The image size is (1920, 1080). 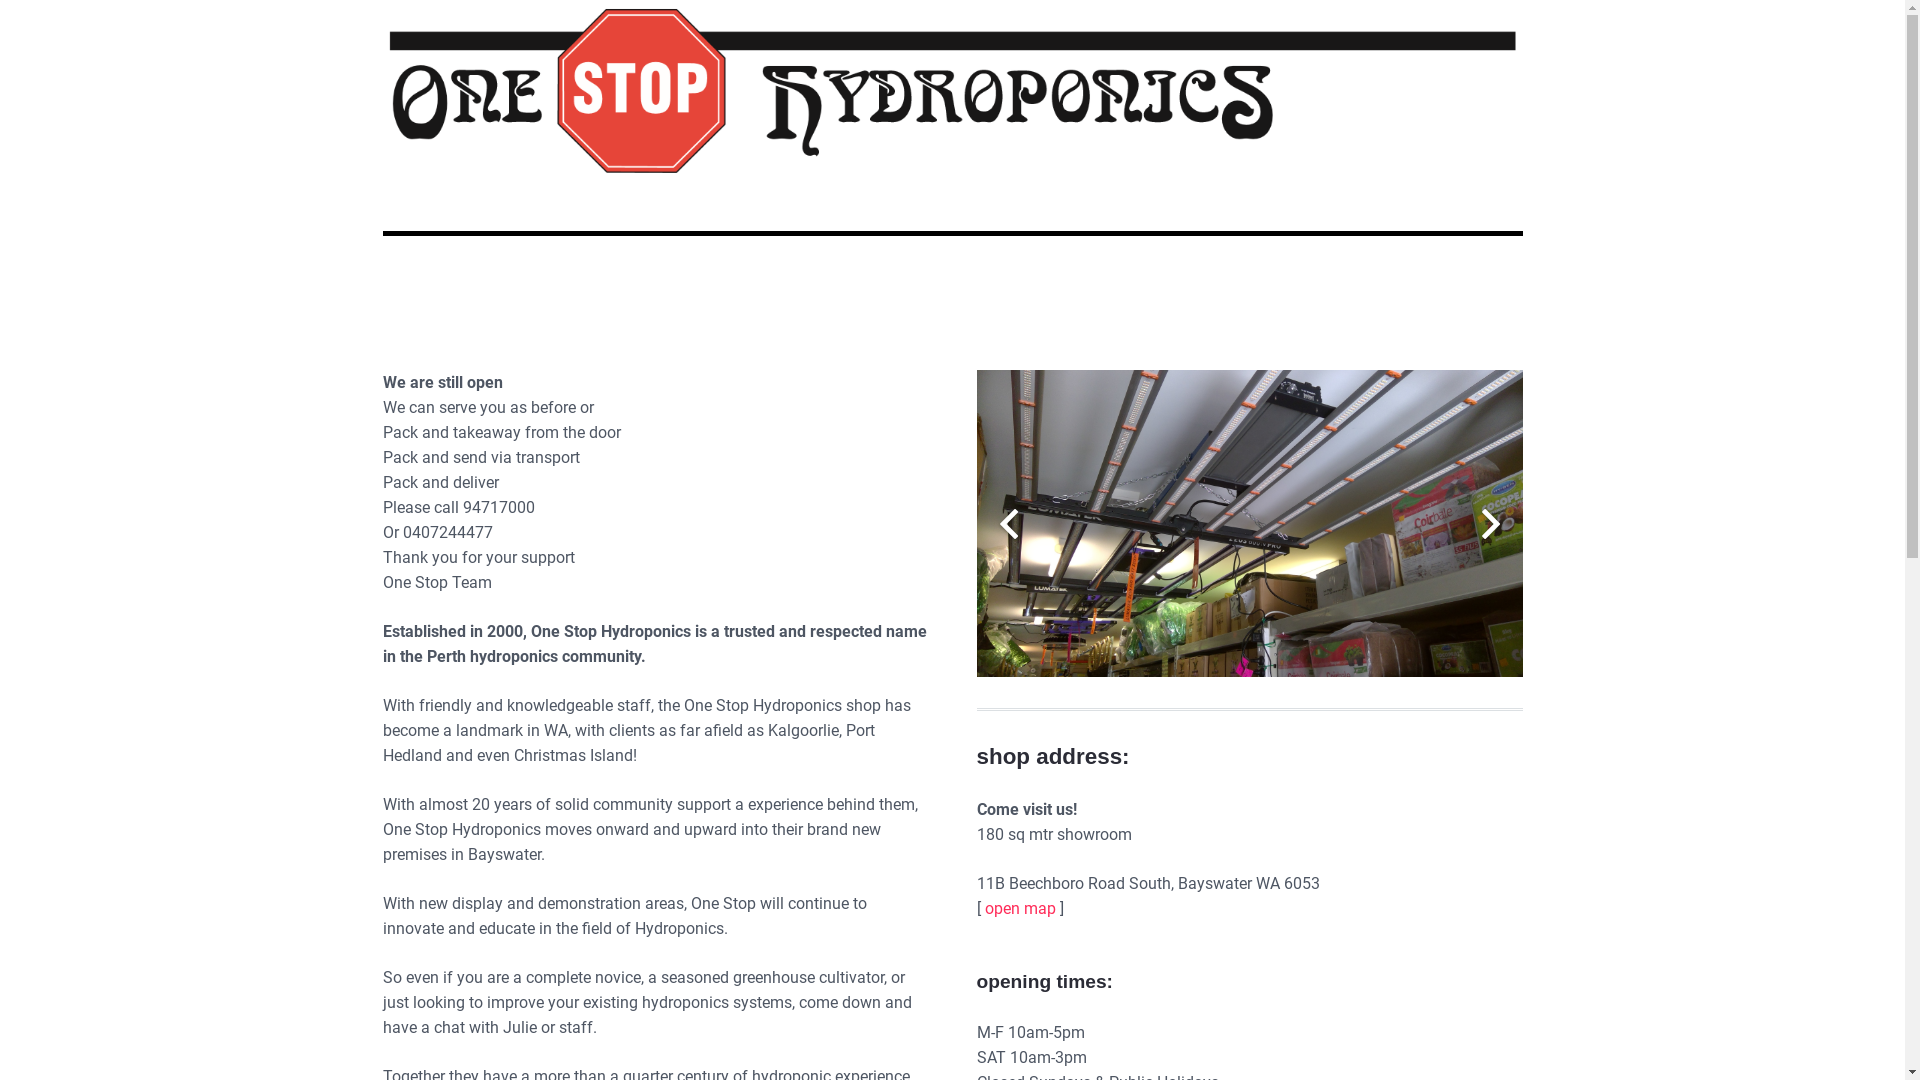 What do you see at coordinates (1019, 908) in the screenshot?
I see `'open map'` at bounding box center [1019, 908].